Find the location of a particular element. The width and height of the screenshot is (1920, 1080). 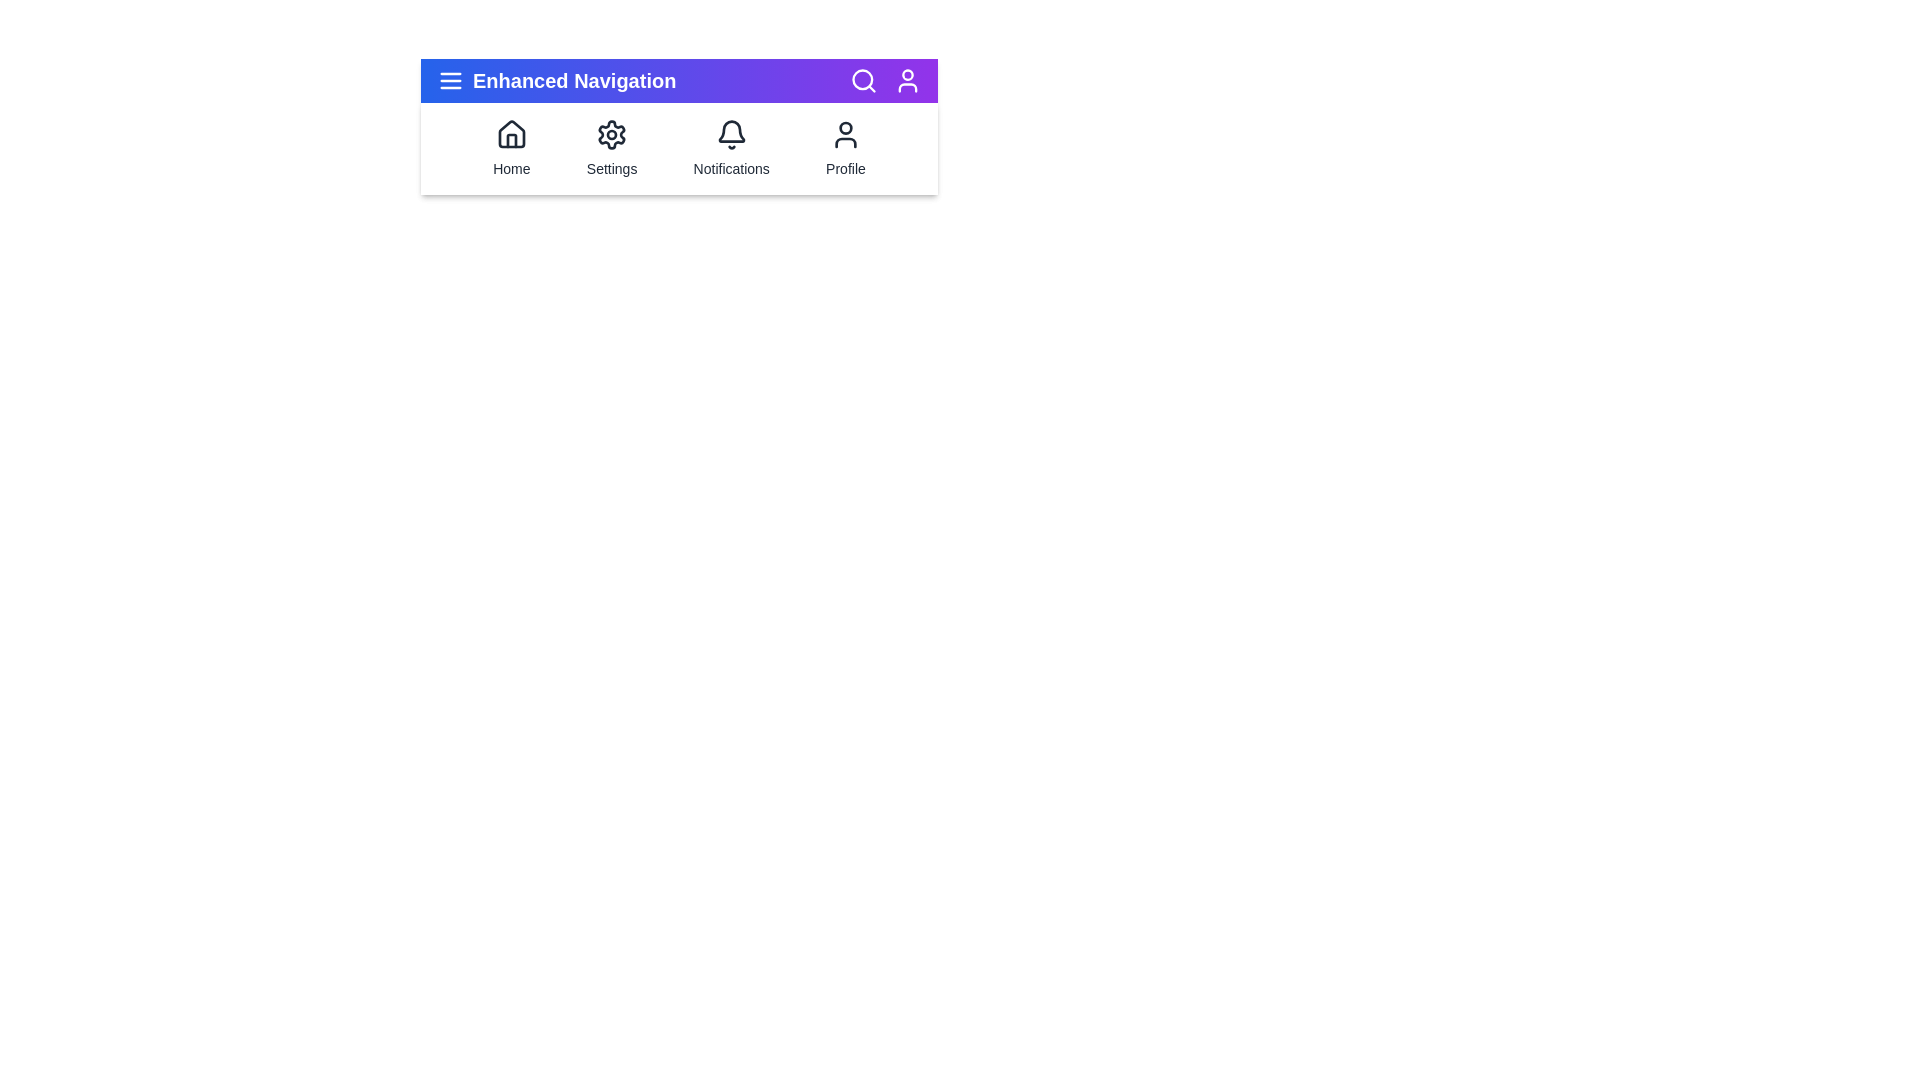

the navigation item Home is located at coordinates (511, 148).